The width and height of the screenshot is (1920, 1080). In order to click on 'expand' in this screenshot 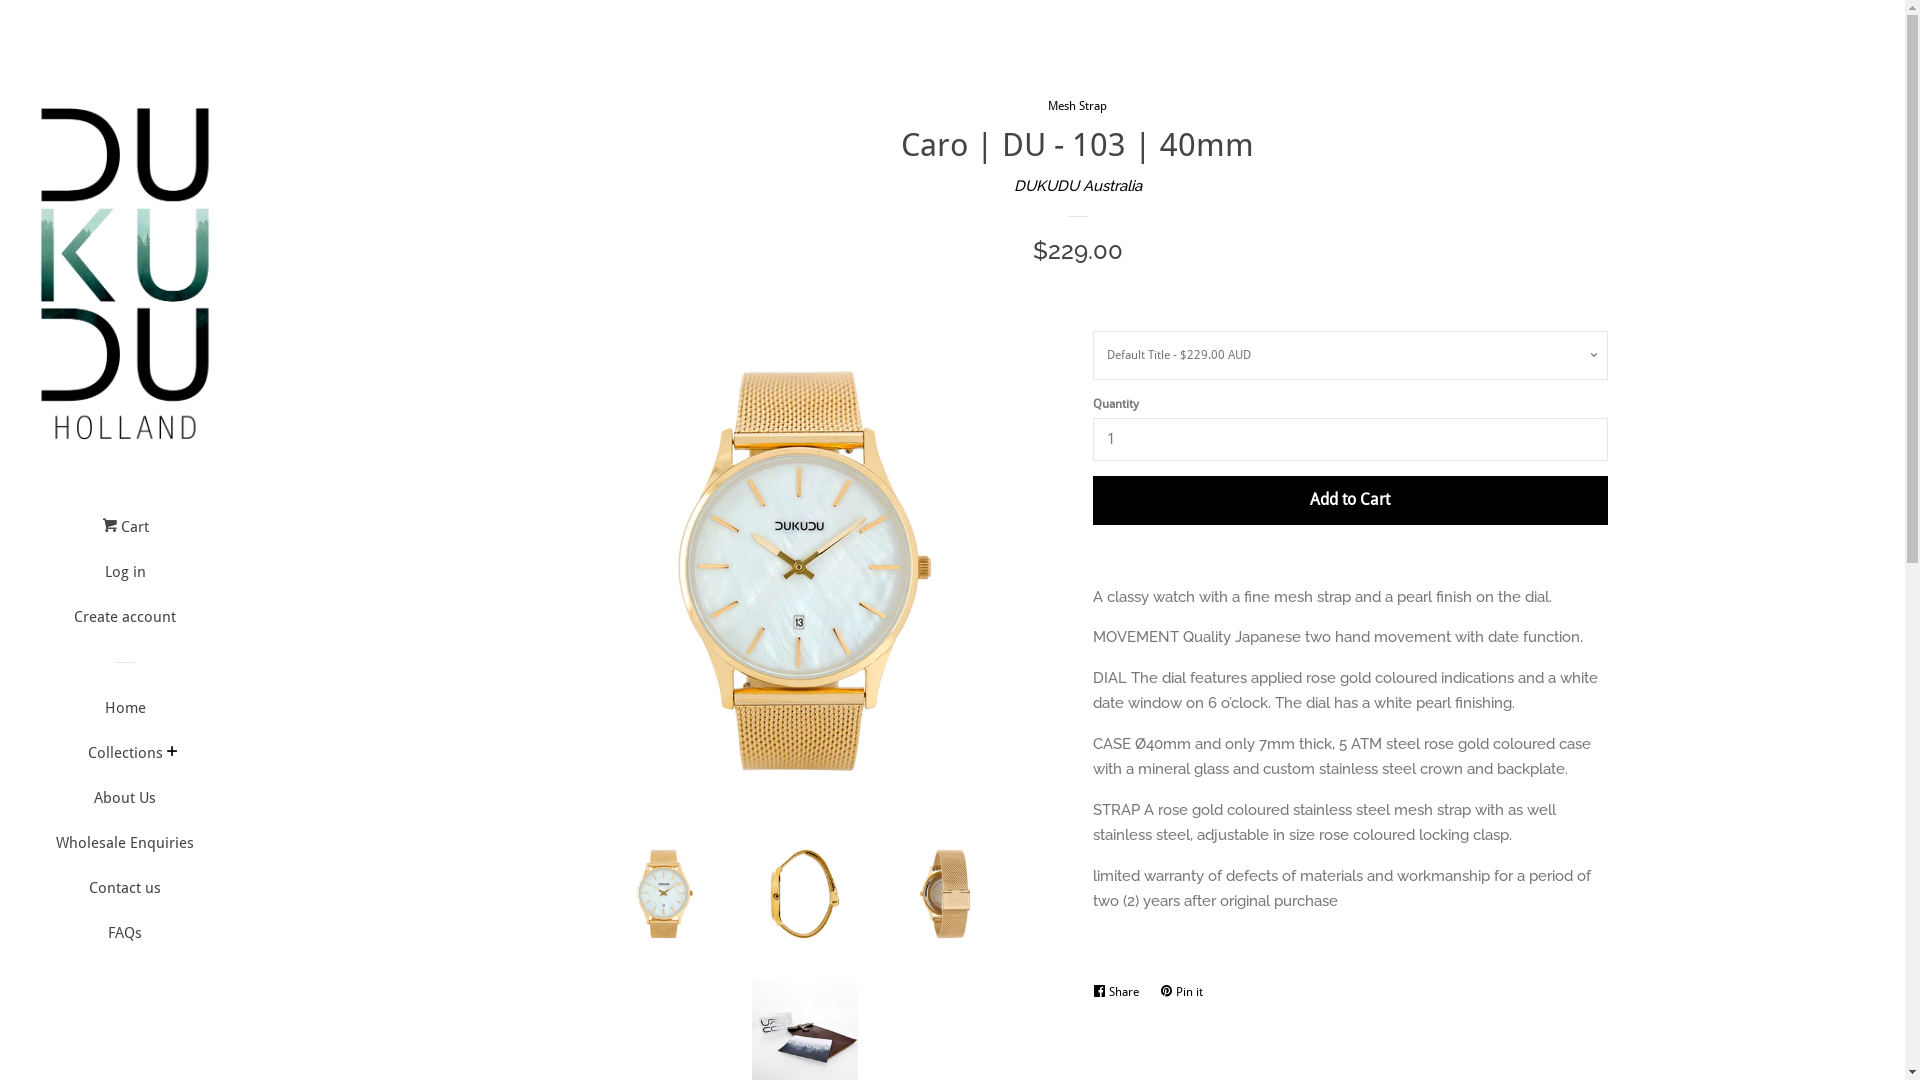, I will do `click(171, 752)`.